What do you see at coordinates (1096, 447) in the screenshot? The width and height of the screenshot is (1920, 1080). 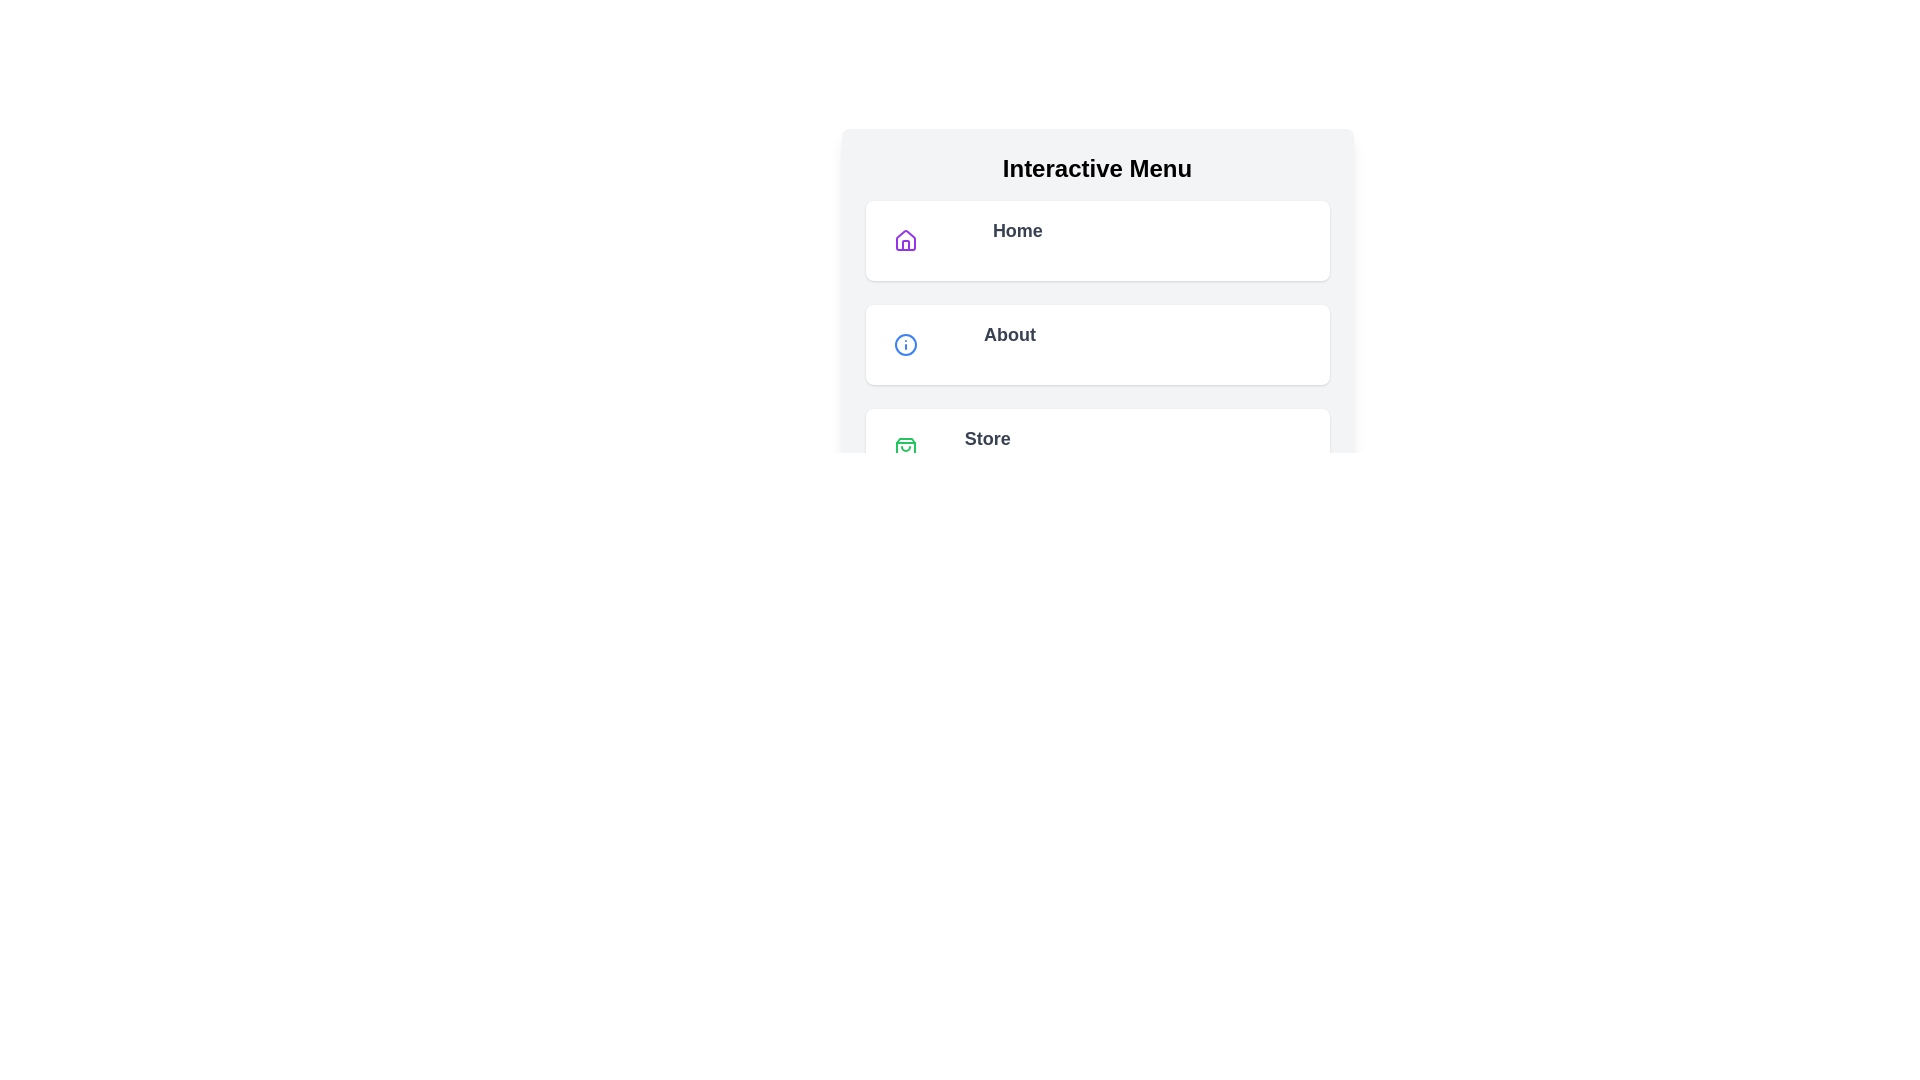 I see `the menu item labeled Store to view its tooltip` at bounding box center [1096, 447].